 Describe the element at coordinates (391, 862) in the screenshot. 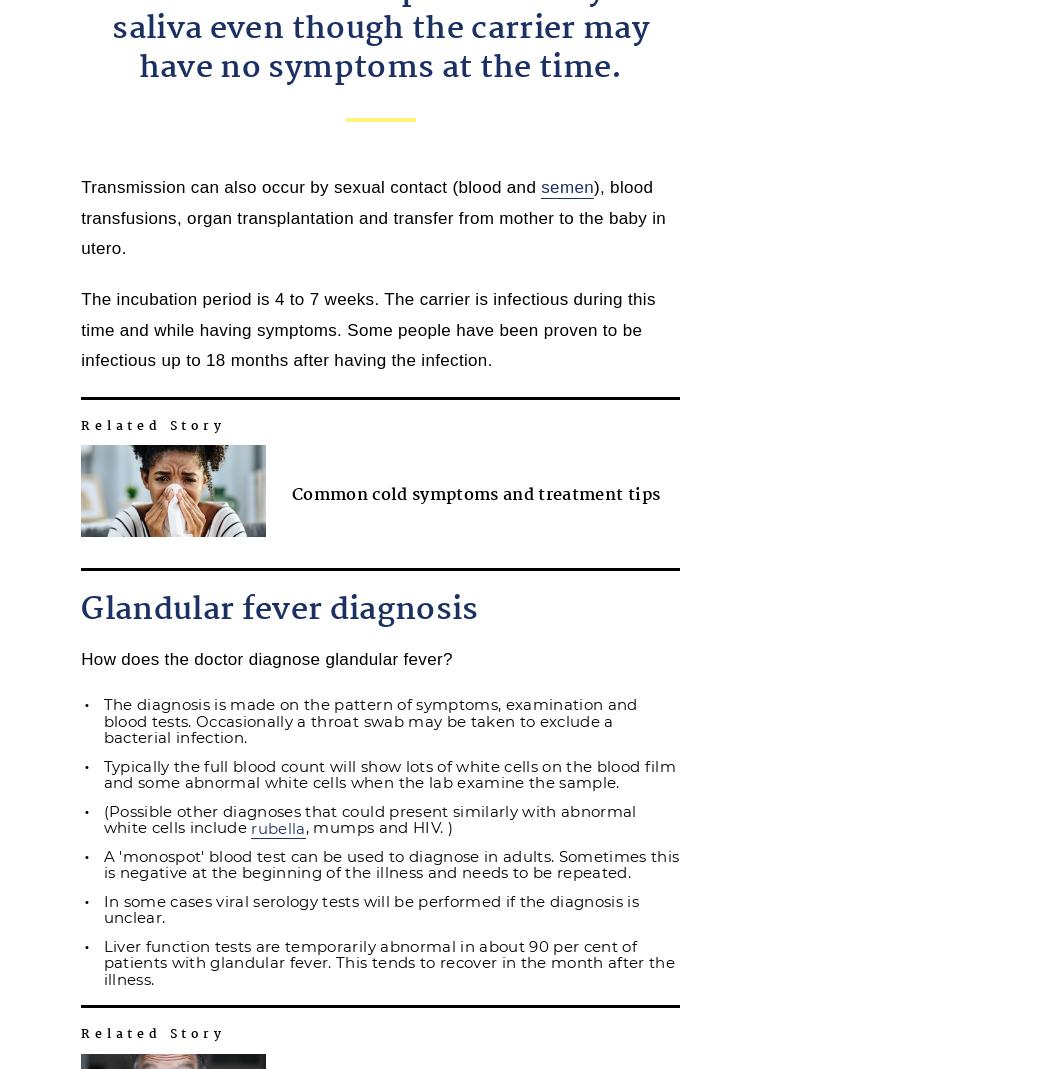

I see `'A 'monospot' blood test can be used to diagnose in adults. Sometimes this is negative at the beginning of the illness and needs to be repeated.'` at that location.